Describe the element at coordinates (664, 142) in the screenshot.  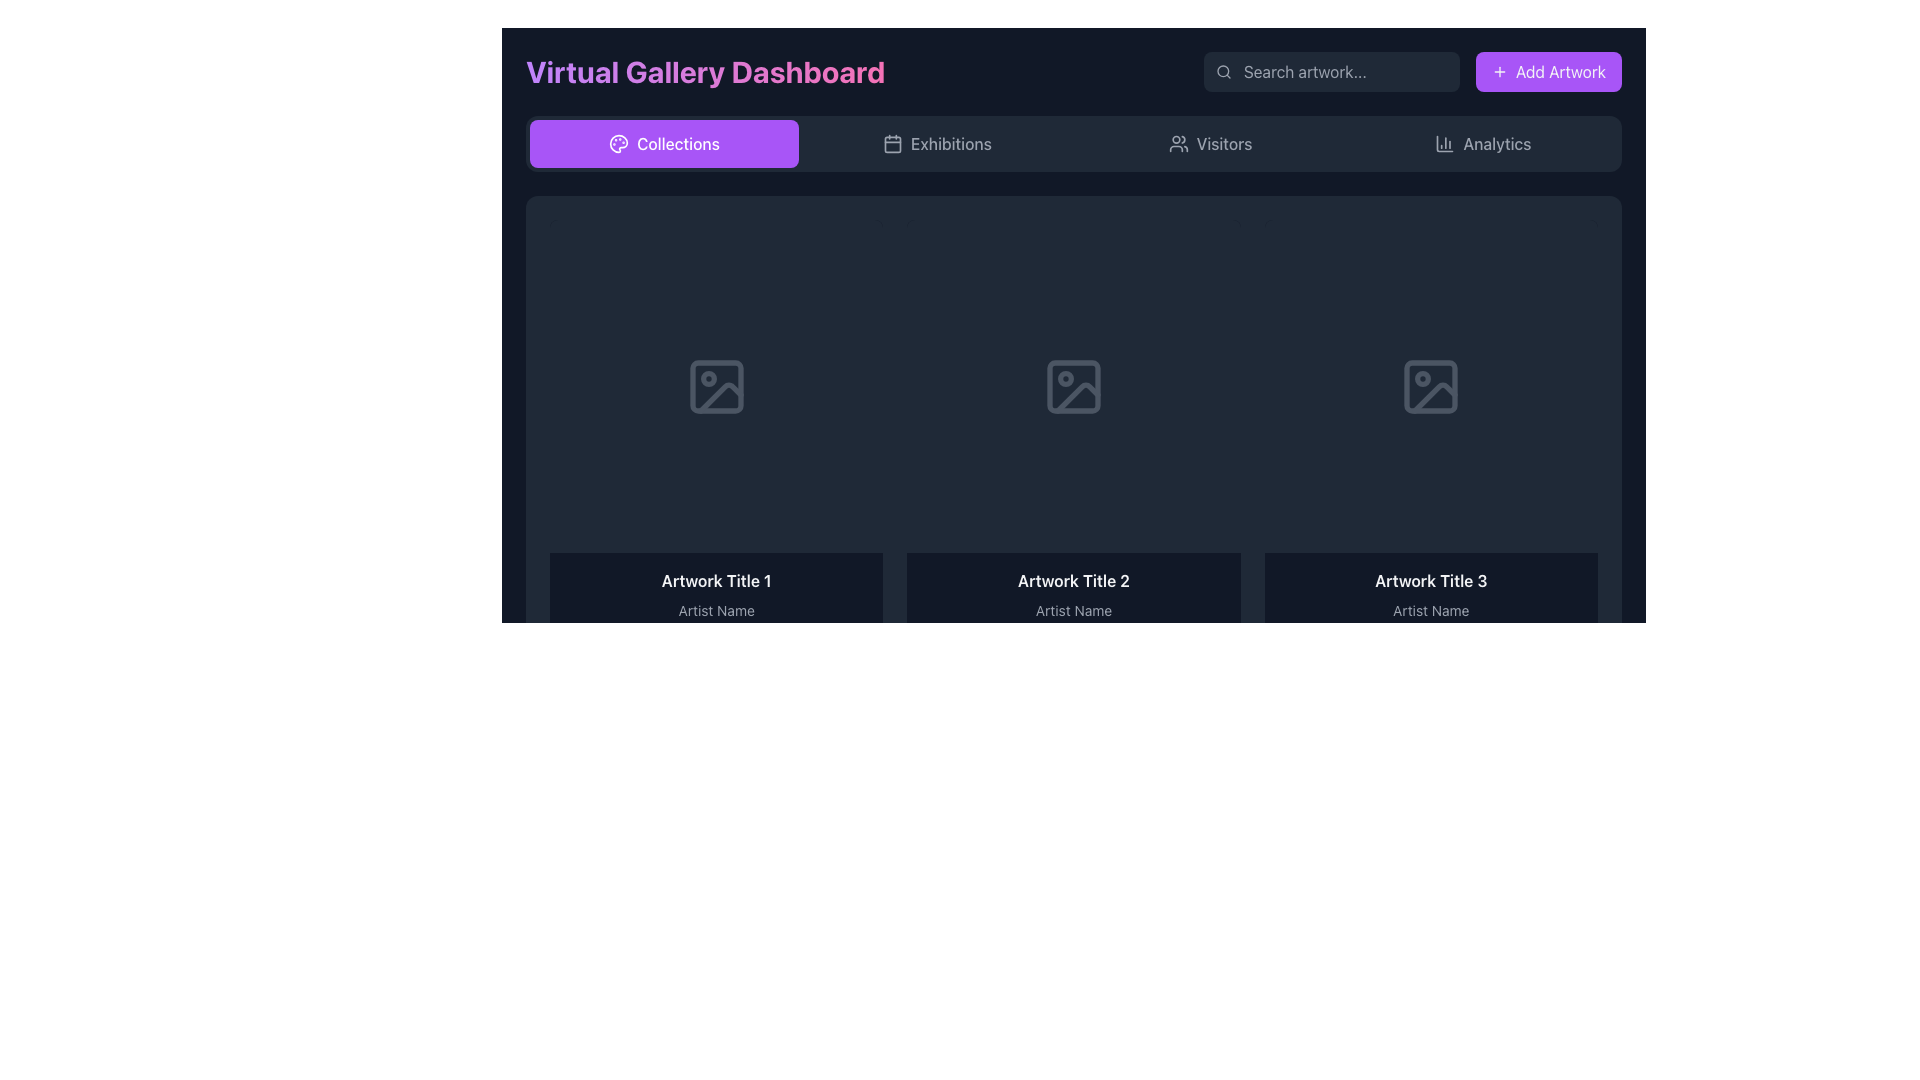
I see `the 'Collections' navigation button located` at that location.